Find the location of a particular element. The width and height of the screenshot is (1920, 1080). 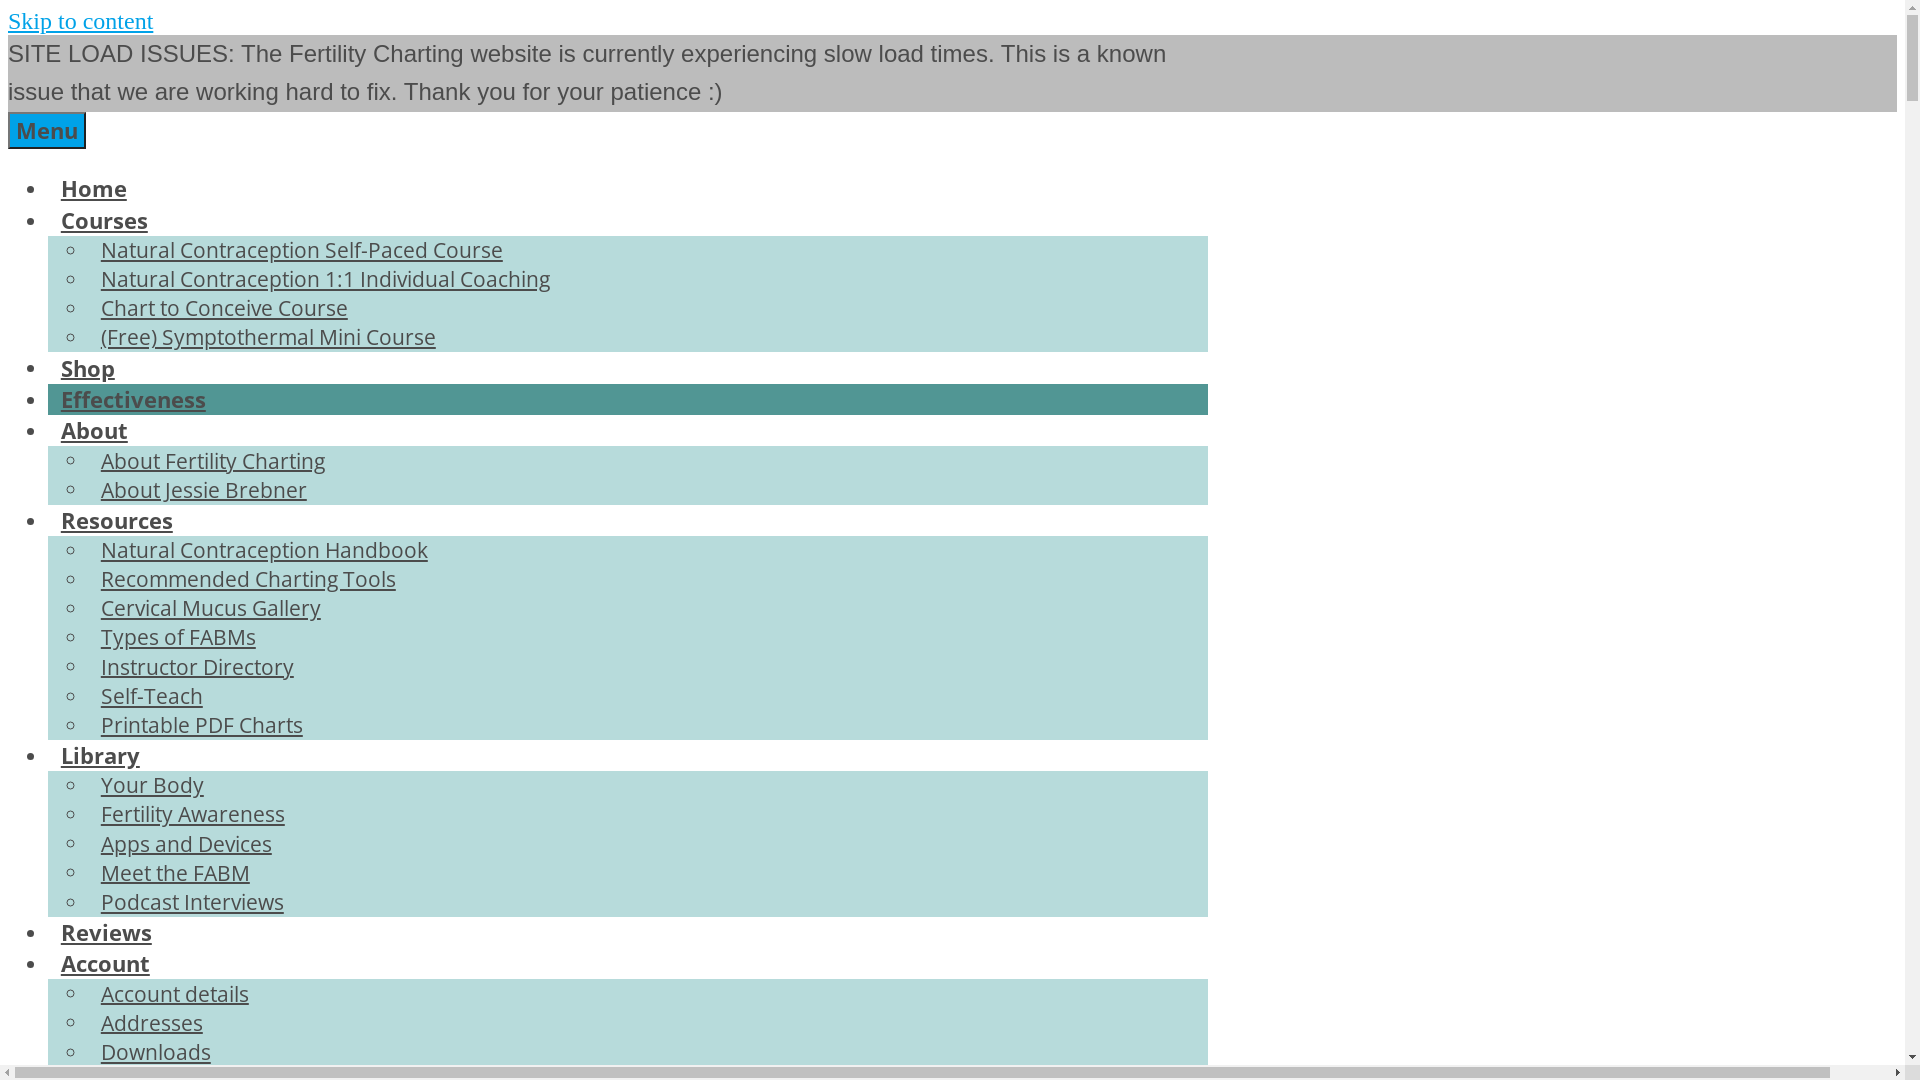

'Printable PDF Charts' is located at coordinates (201, 725).